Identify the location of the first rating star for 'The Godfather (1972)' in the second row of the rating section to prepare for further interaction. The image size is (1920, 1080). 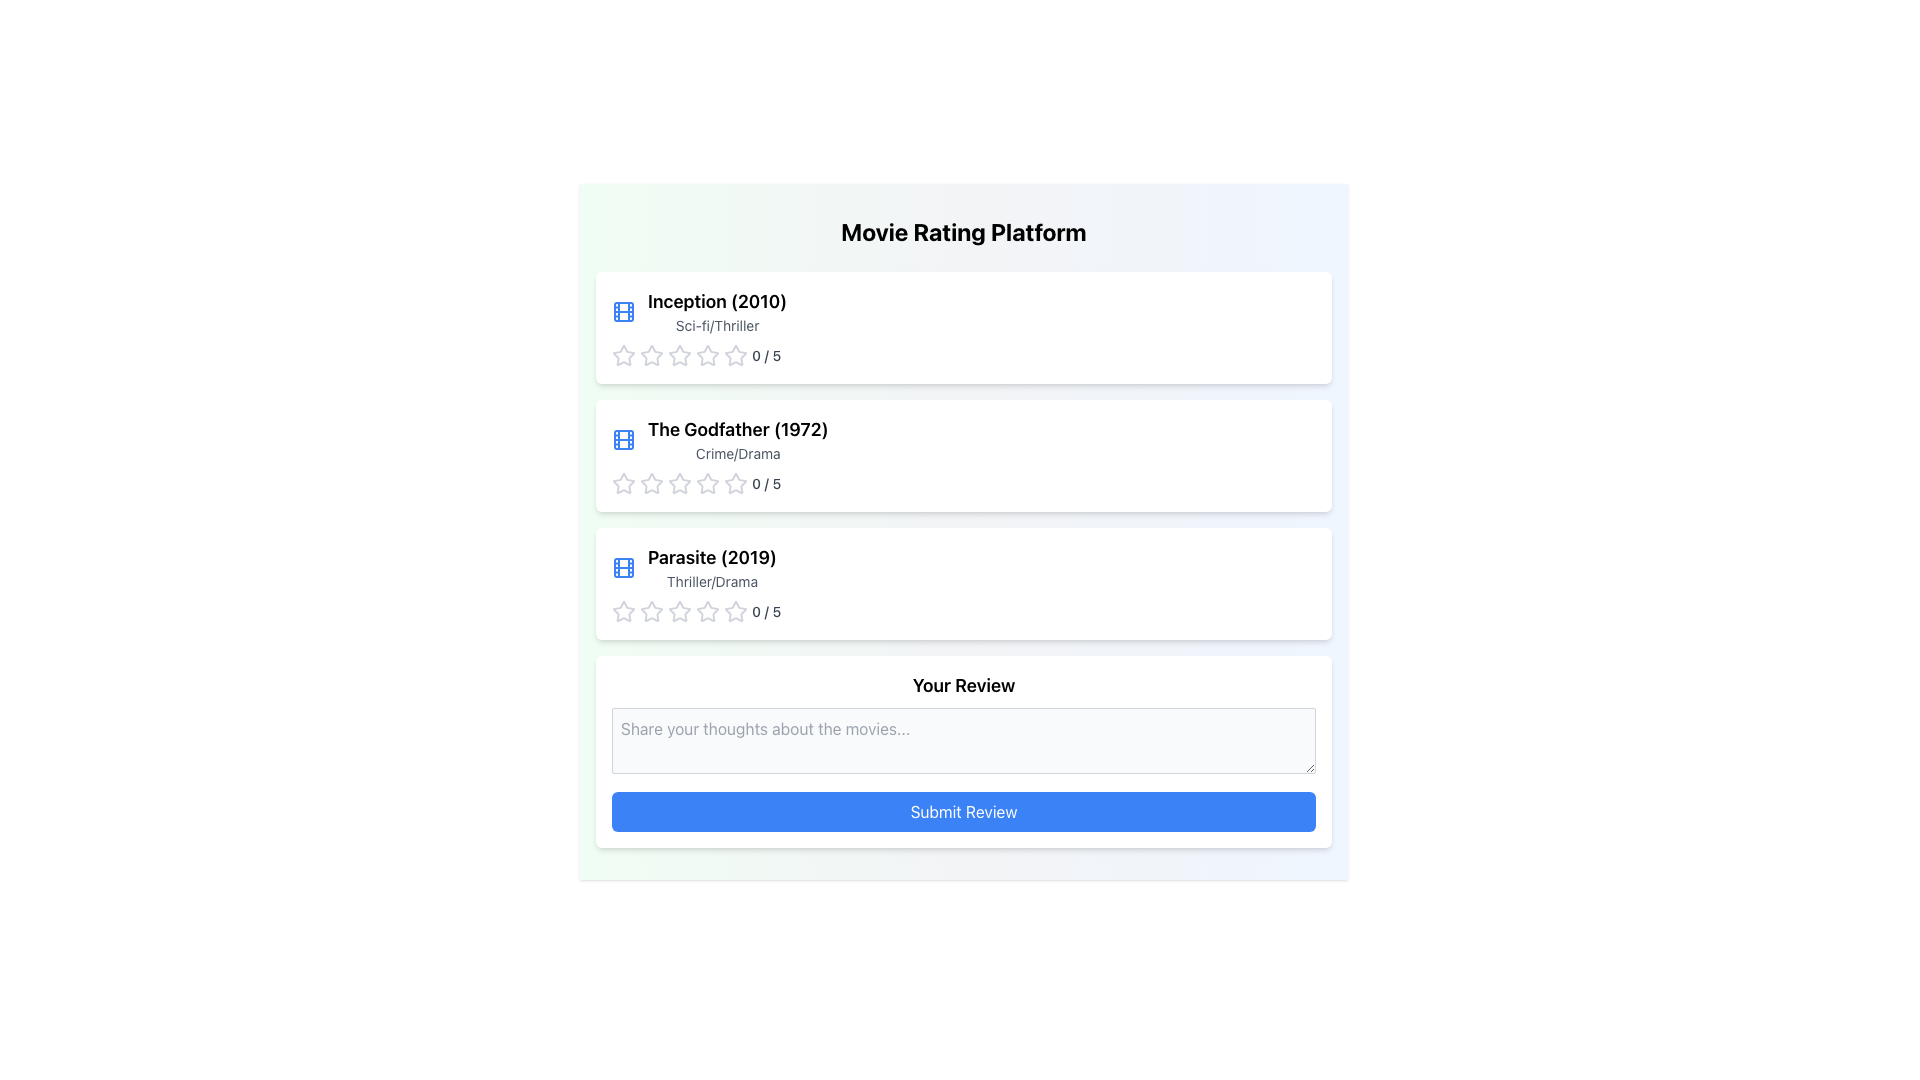
(652, 483).